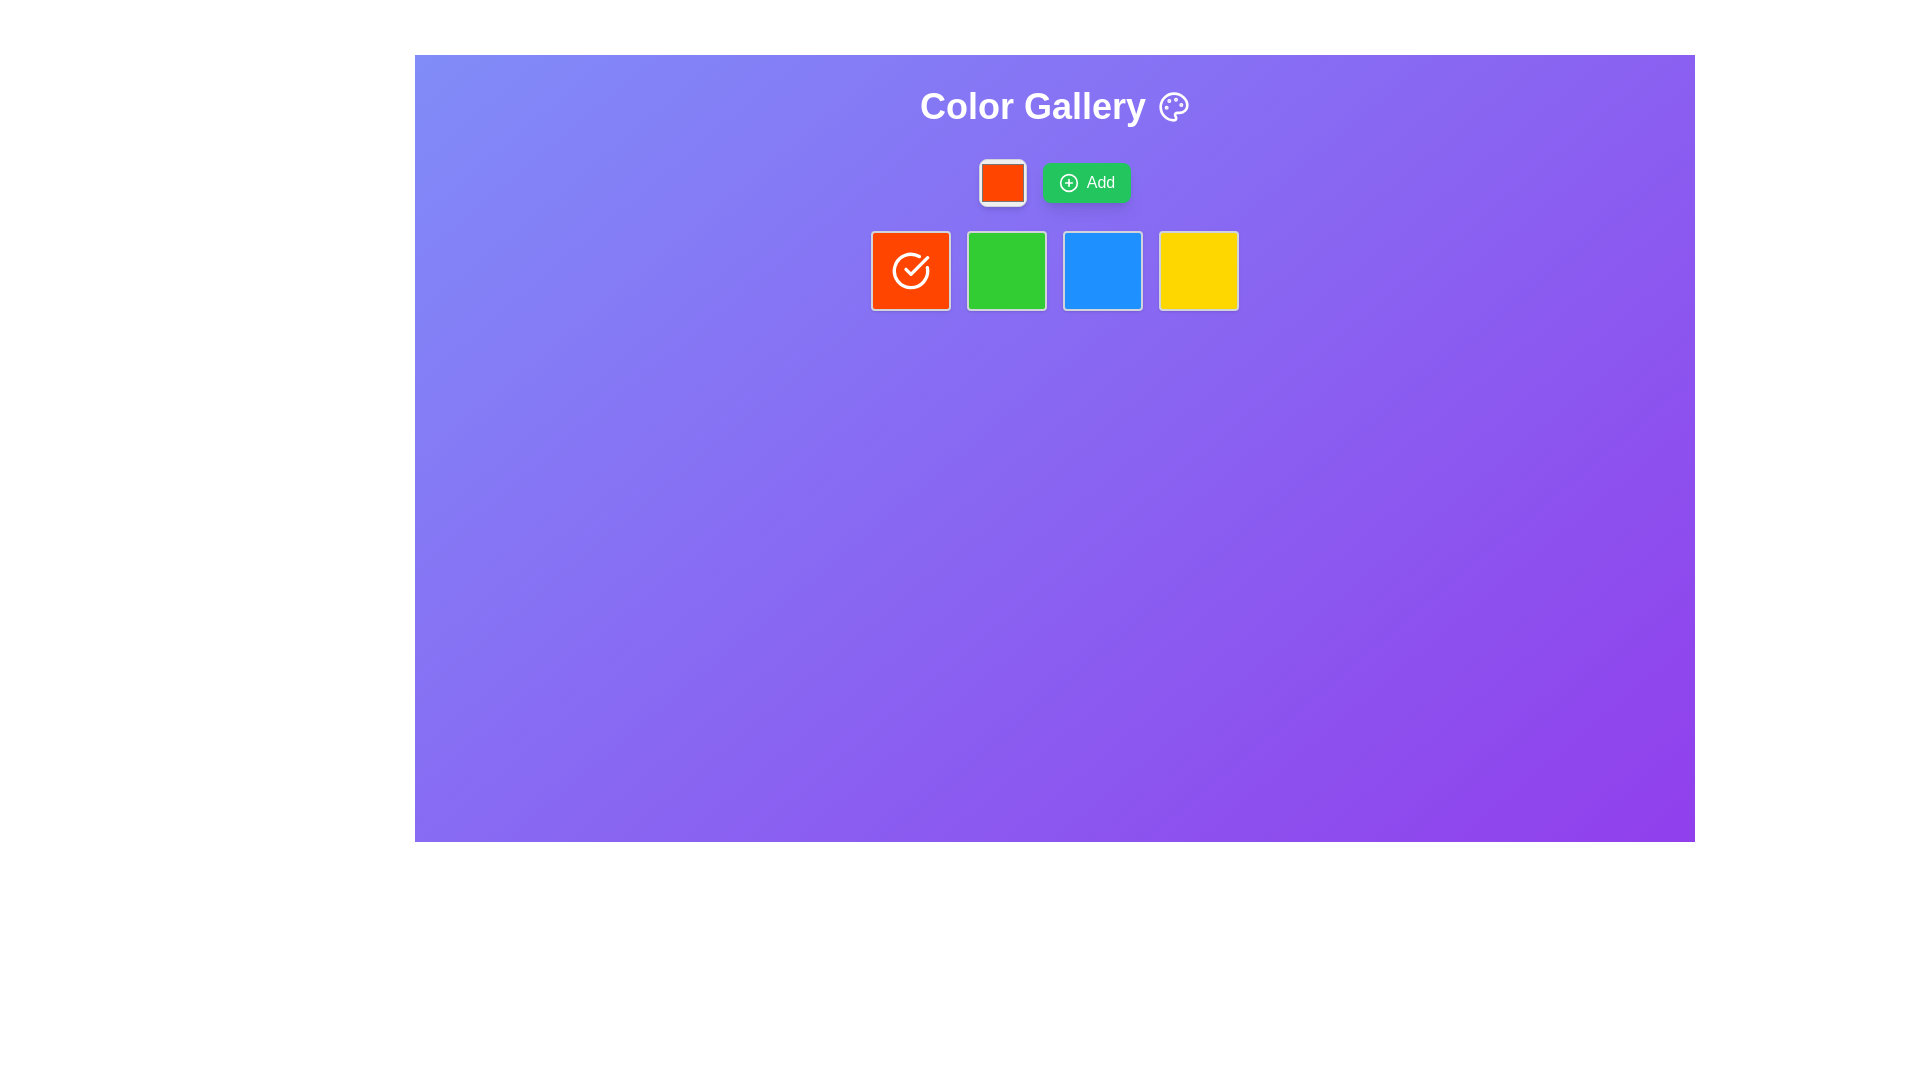 The height and width of the screenshot is (1080, 1920). I want to click on the green button-like component with rounded corners located under the 'Color Gallery' title, so click(1007, 270).